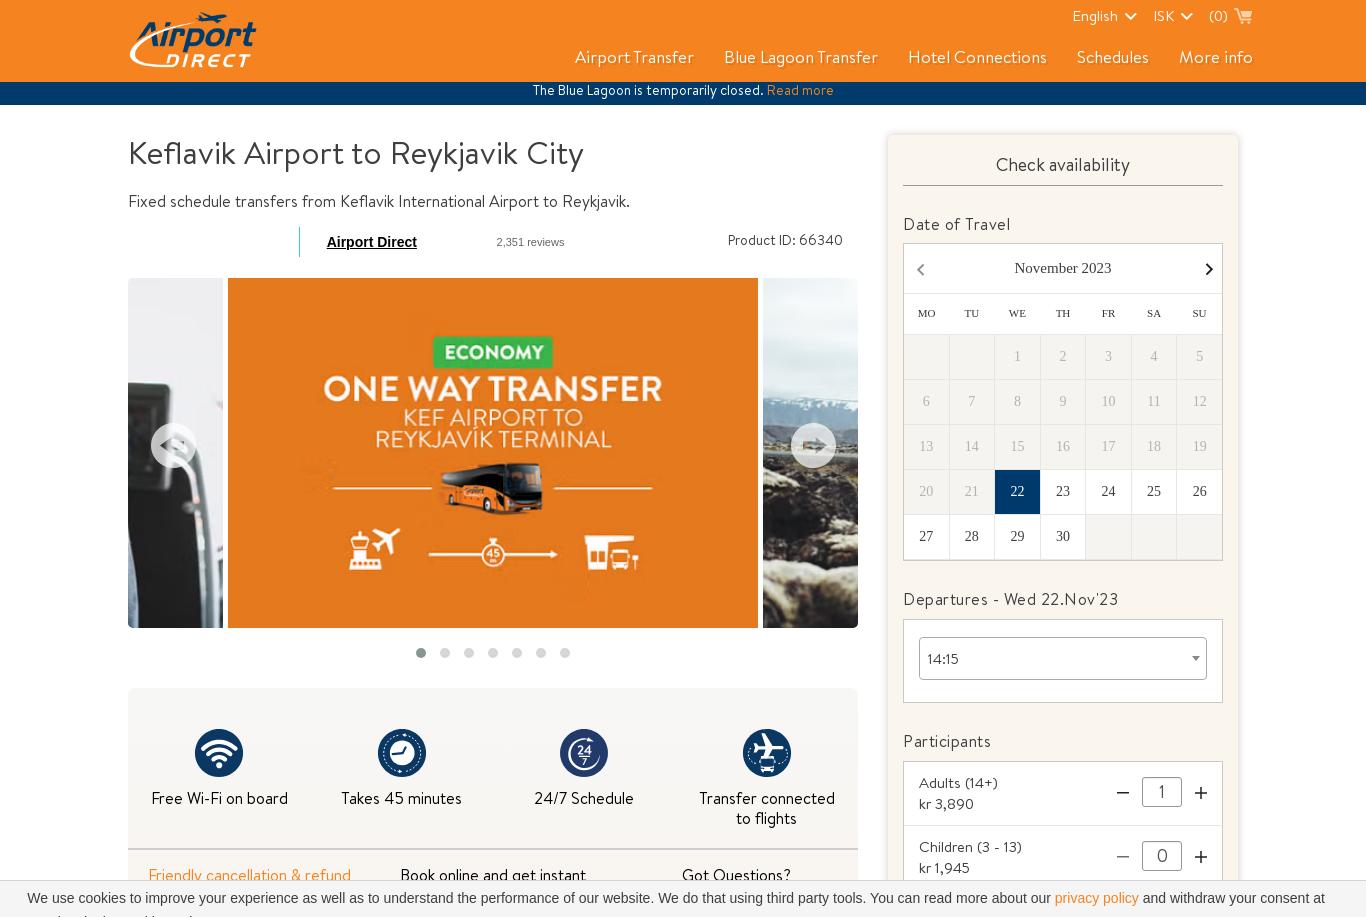 The image size is (1366, 917). Describe the element at coordinates (736, 893) in the screenshot. I see `'Contact our agents'` at that location.